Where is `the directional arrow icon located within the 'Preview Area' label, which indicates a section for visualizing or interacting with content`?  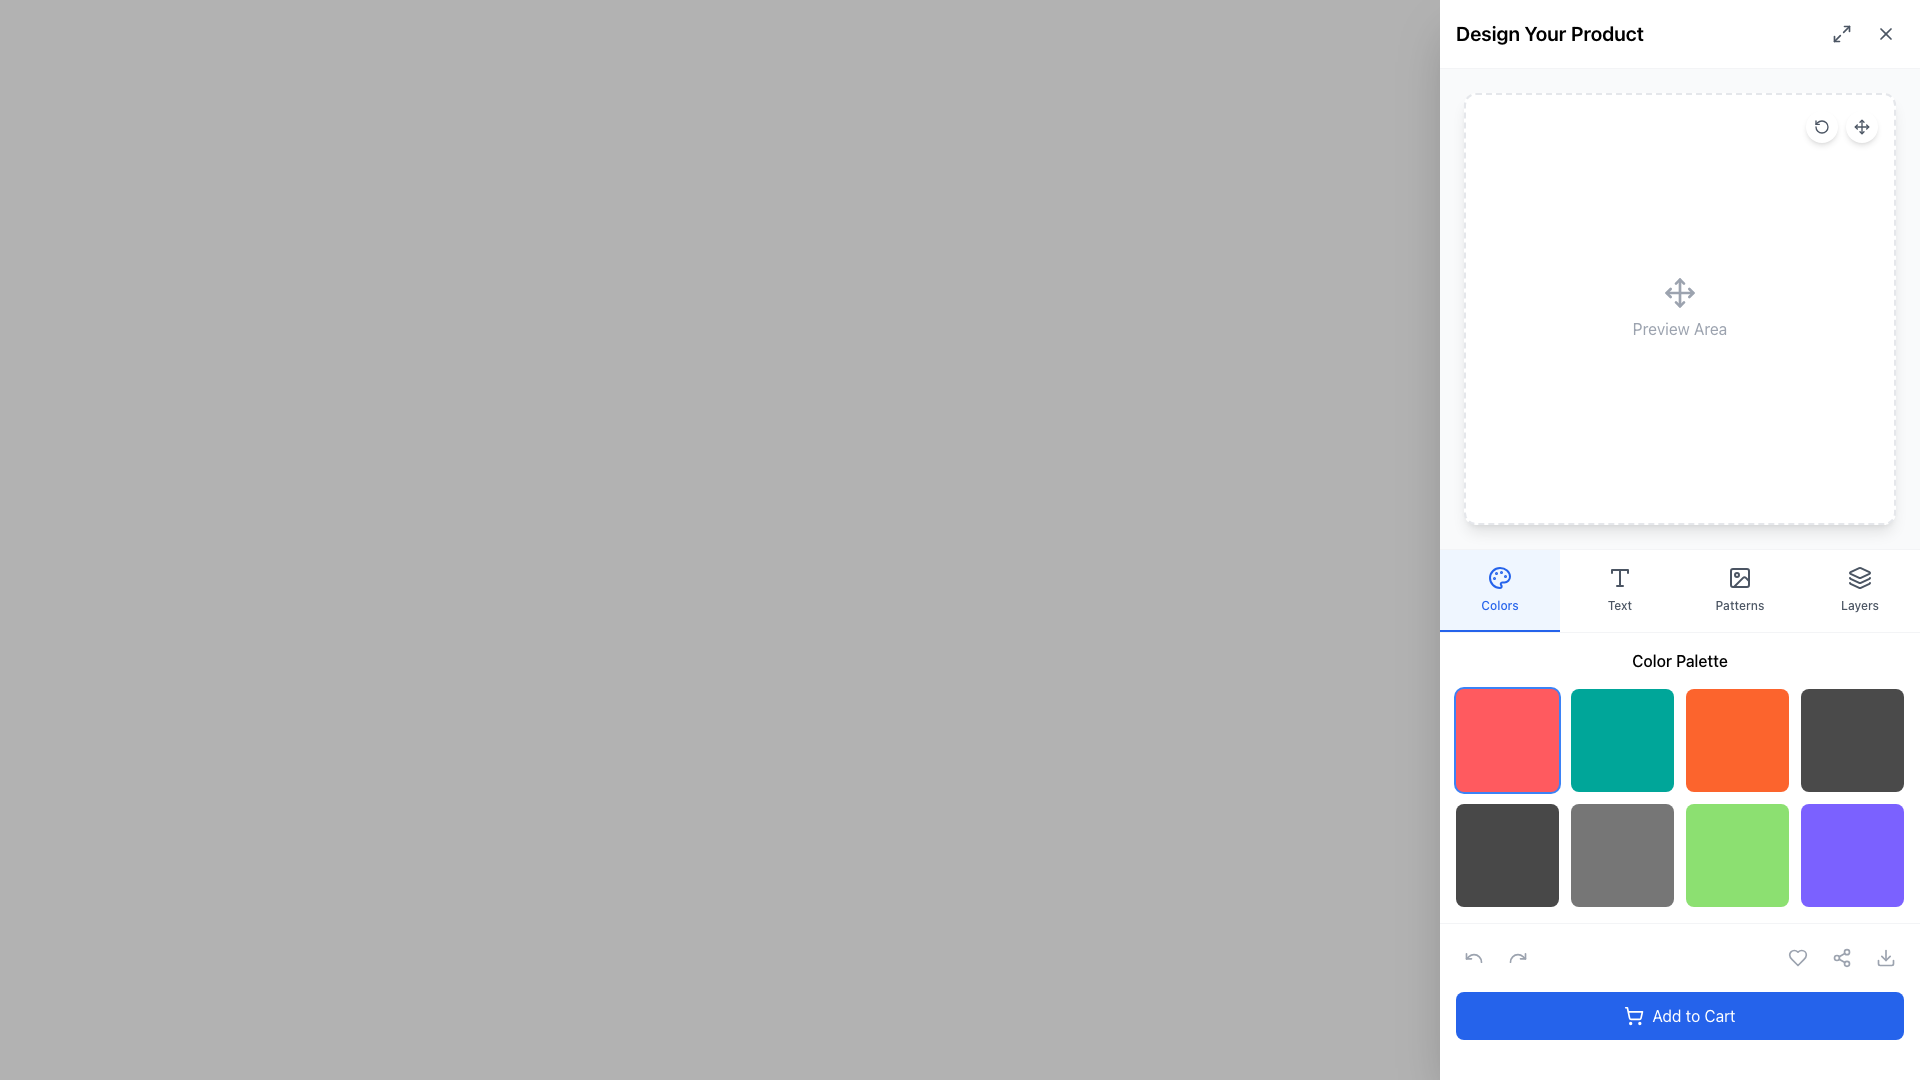 the directional arrow icon located within the 'Preview Area' label, which indicates a section for visualizing or interacting with content is located at coordinates (1680, 308).